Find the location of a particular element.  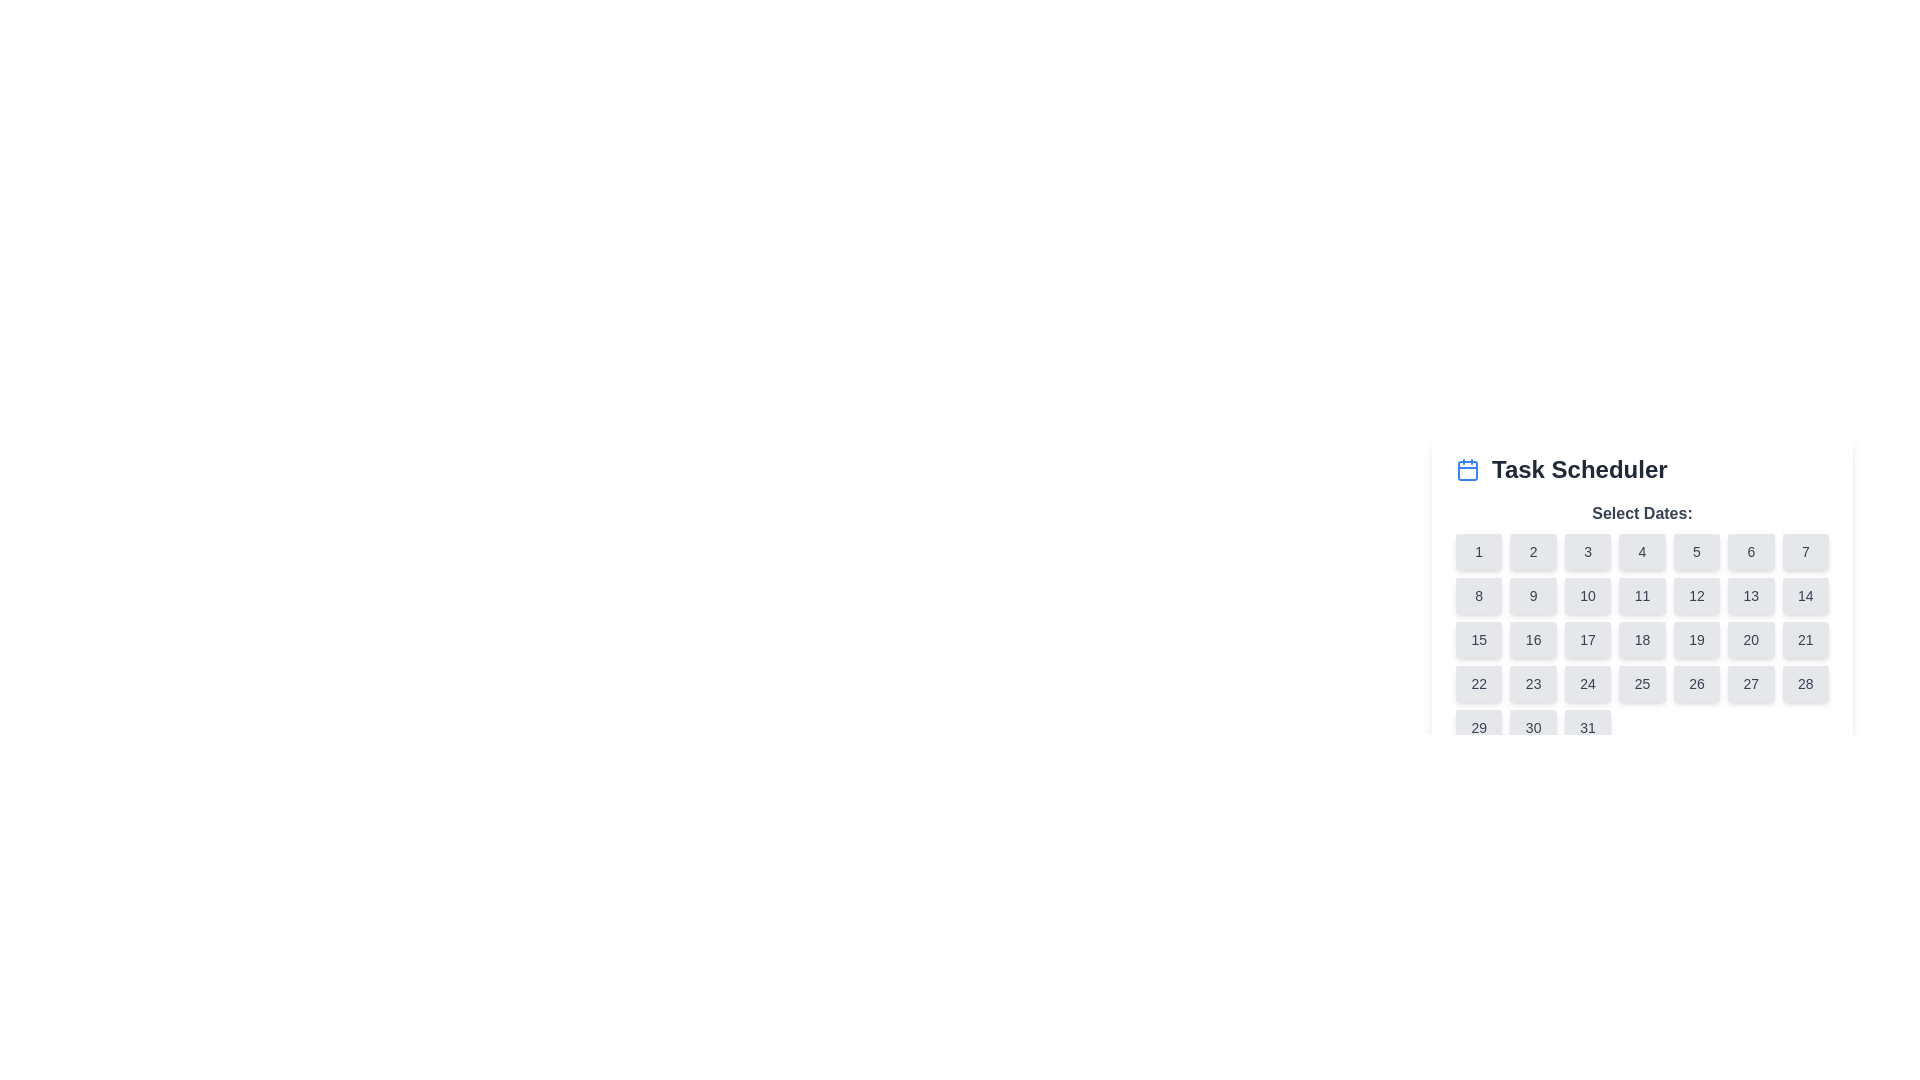

the square button labeled '14' with a light grey background in the 'Select Dates' section of the 'Task Scheduler' is located at coordinates (1805, 595).